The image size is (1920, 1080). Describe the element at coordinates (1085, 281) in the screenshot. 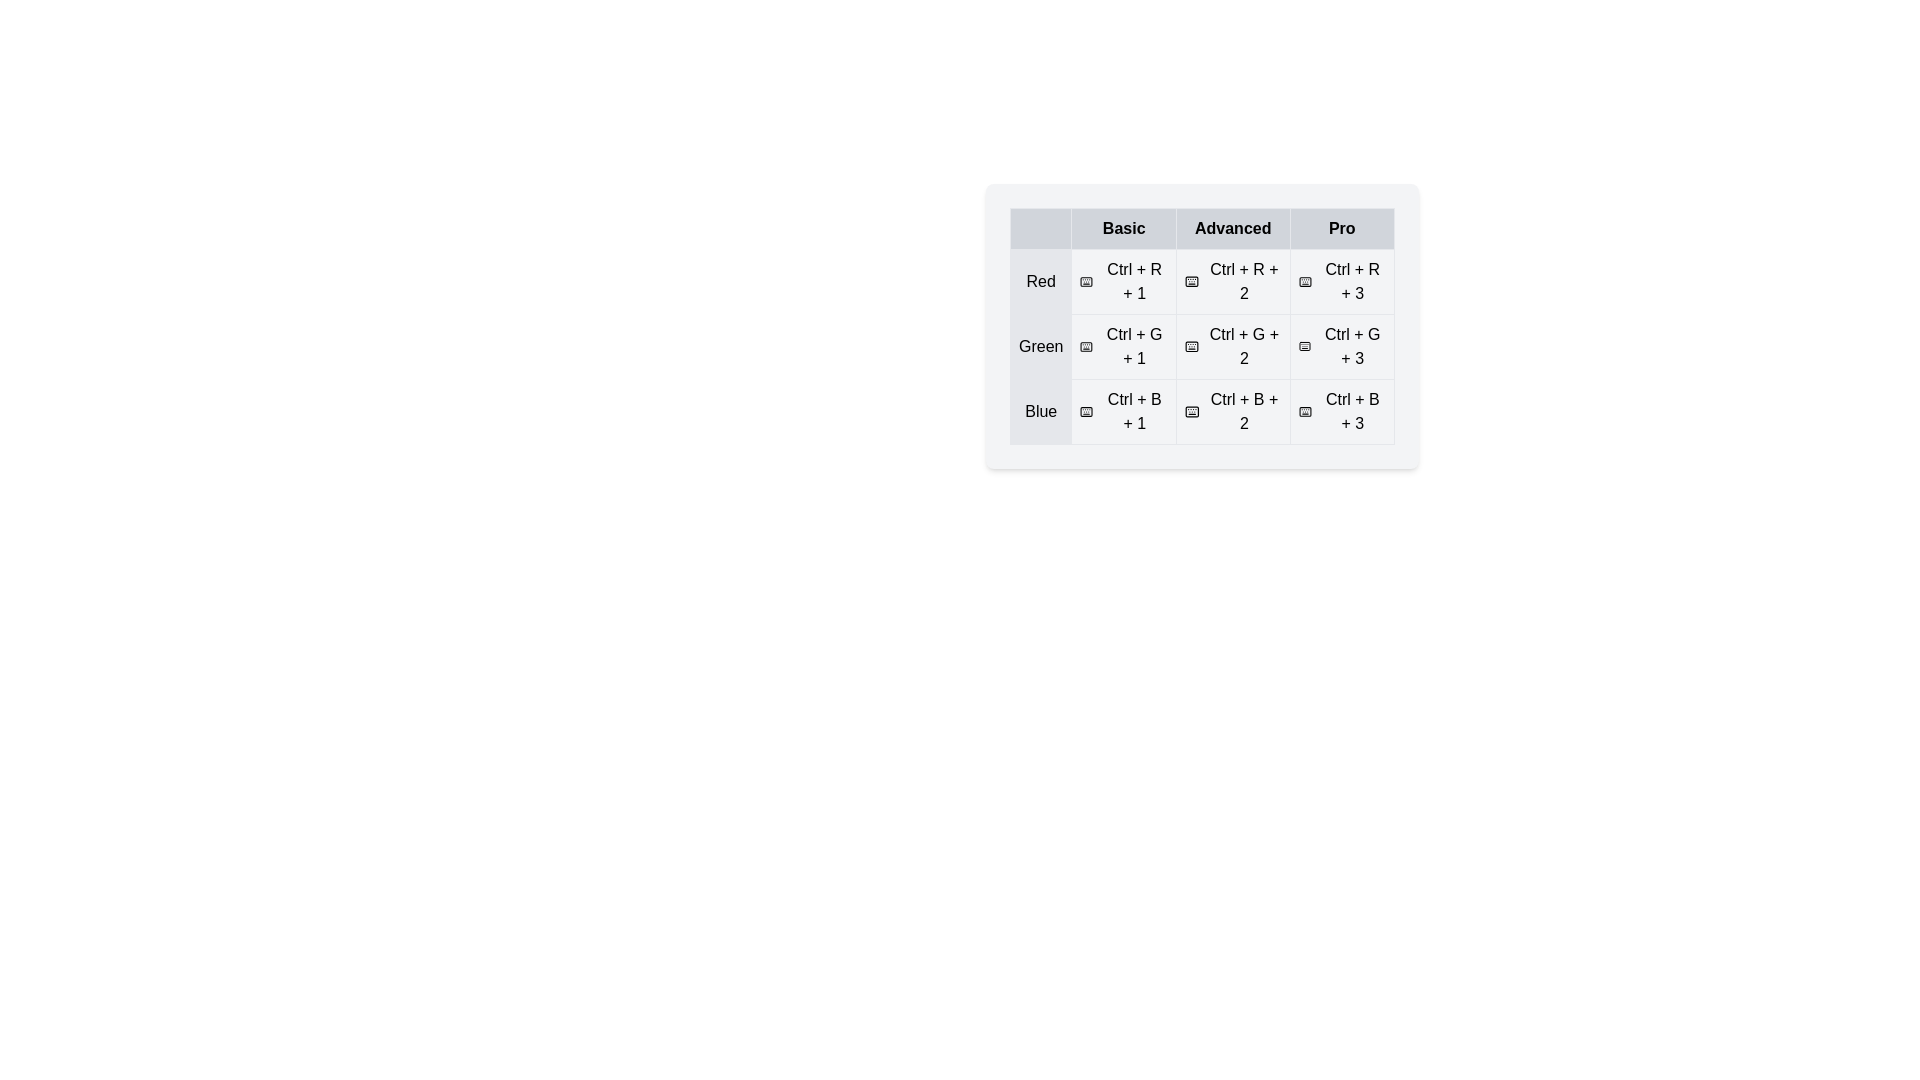

I see `keyboard icon, which is a small square-shaped symbol styled with a line-drawing aesthetic, located before the text 'Ctrl + R + 1' in the 'Red' row and 'Basic' column of the table` at that location.